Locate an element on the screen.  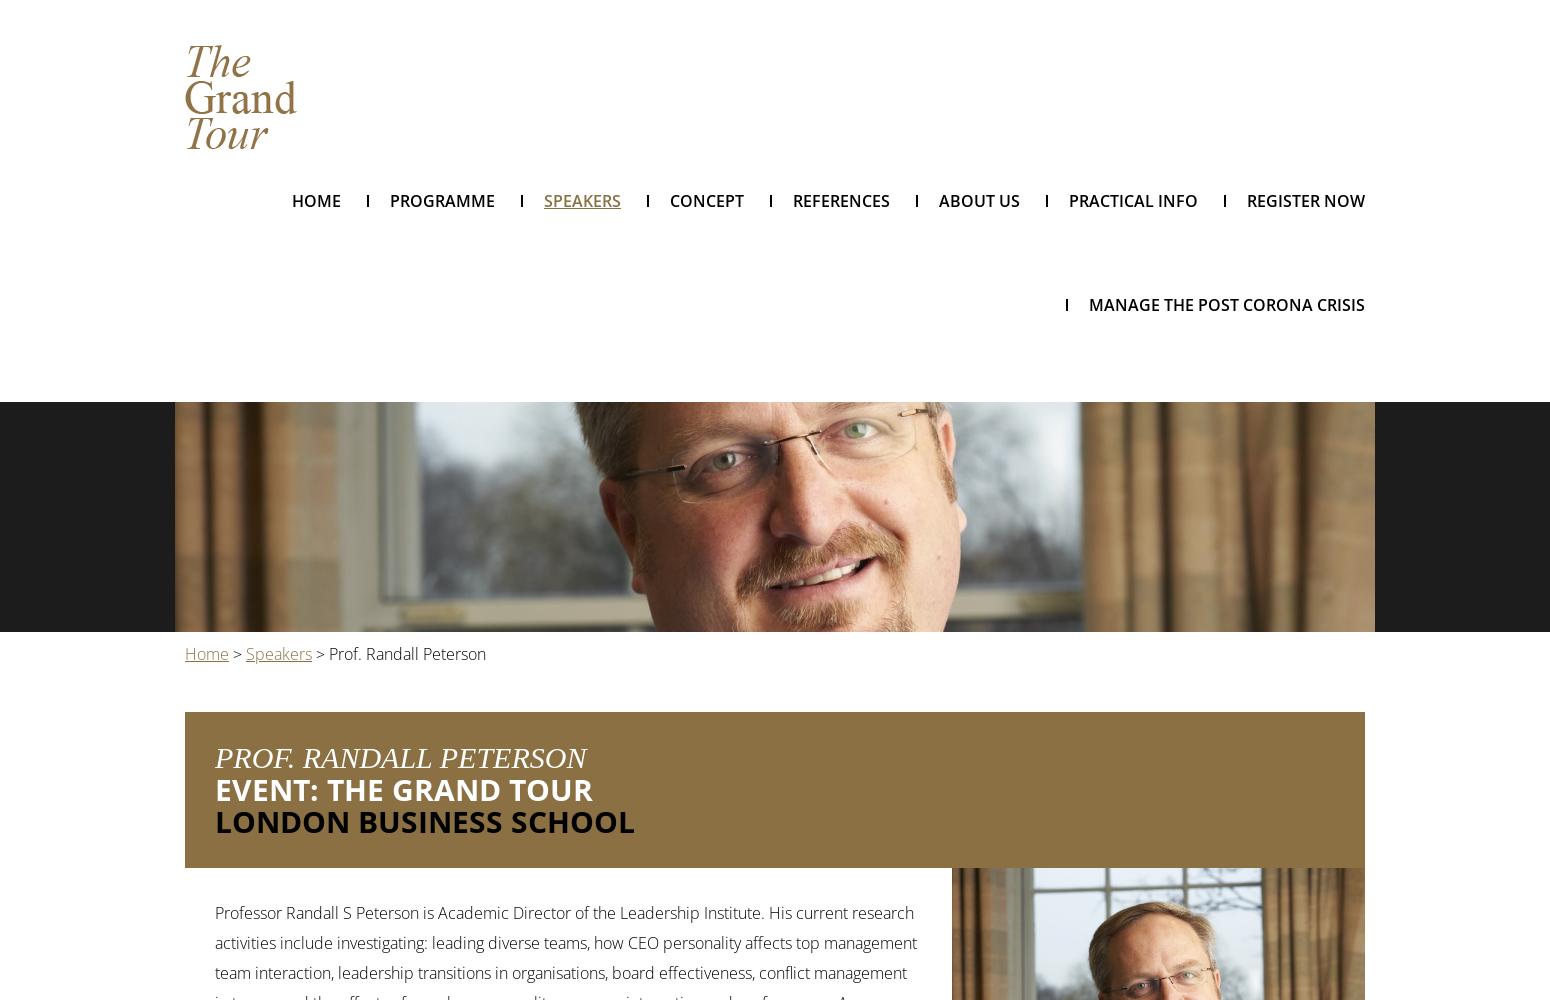
'Concept' is located at coordinates (706, 200).